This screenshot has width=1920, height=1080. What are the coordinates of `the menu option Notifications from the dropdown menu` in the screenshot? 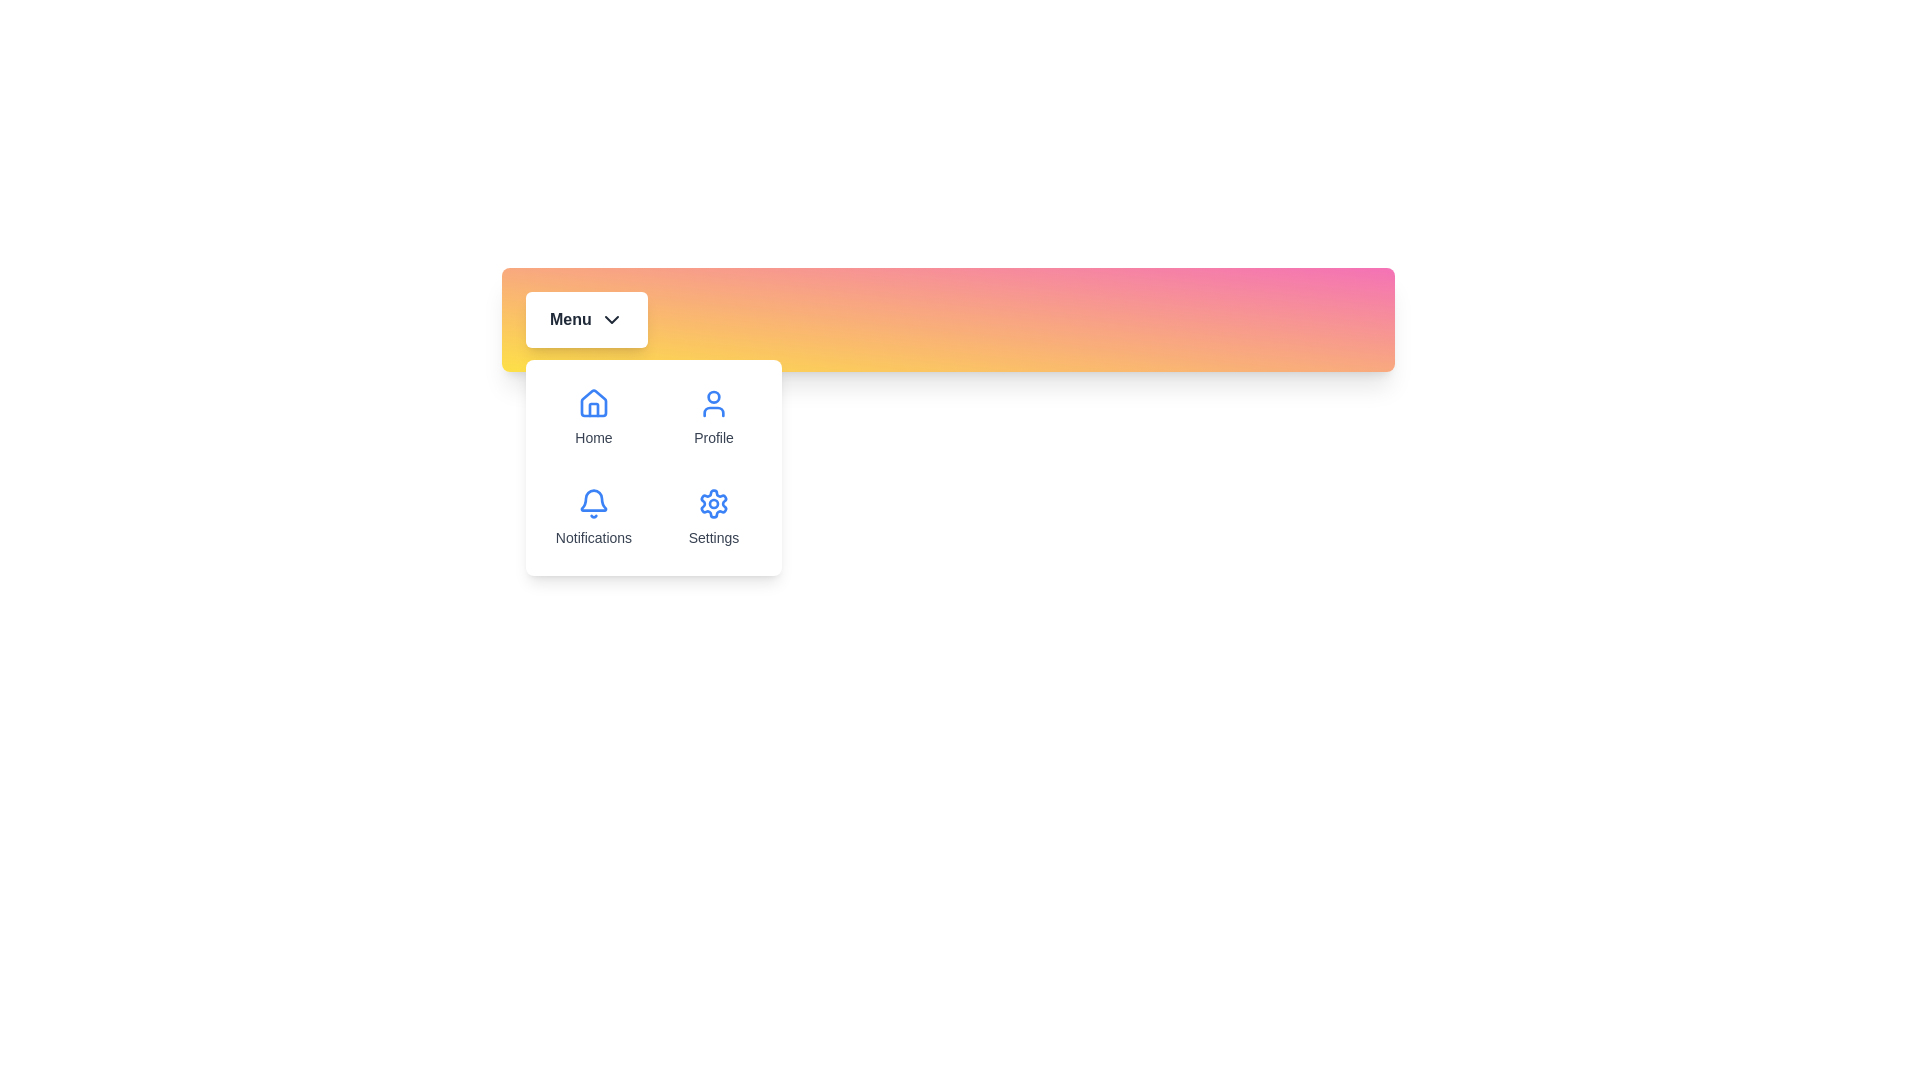 It's located at (593, 516).